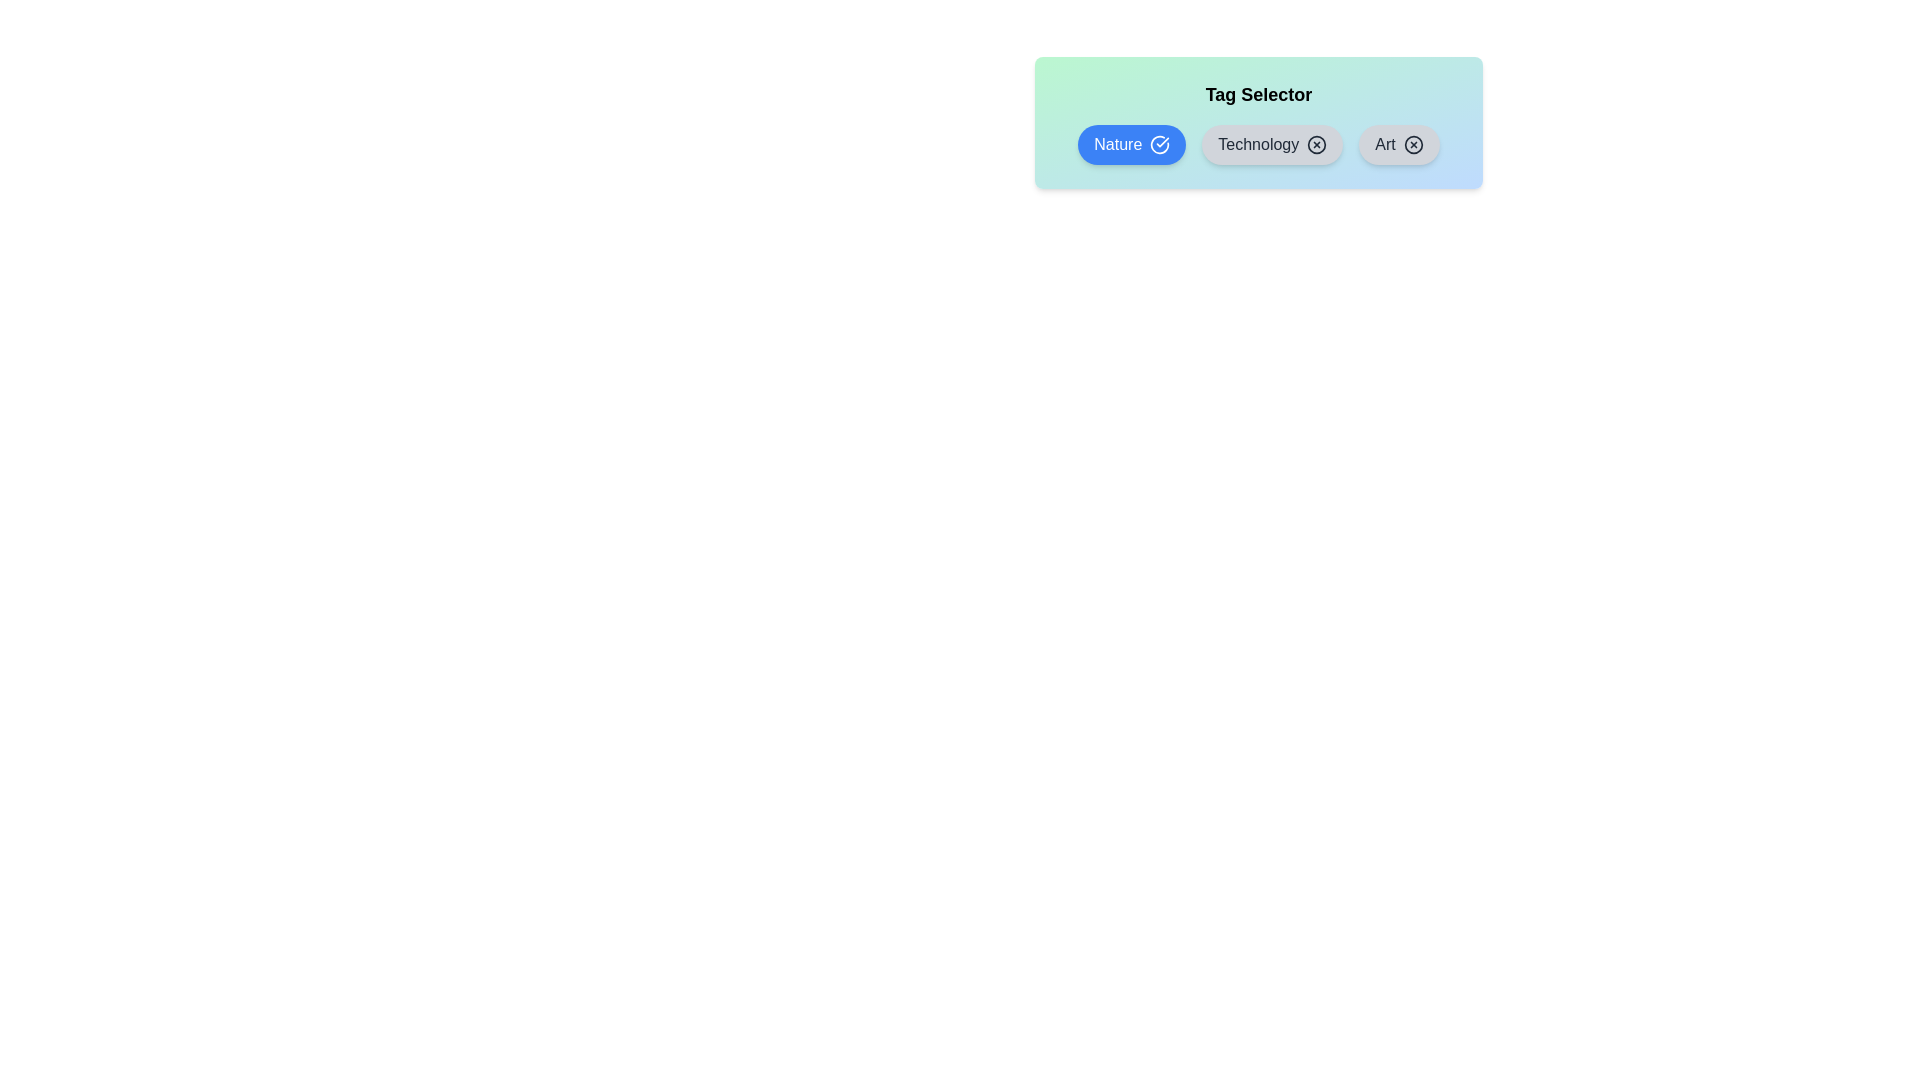 The width and height of the screenshot is (1920, 1080). I want to click on the tag Nature to observe the hover effect, so click(1132, 144).